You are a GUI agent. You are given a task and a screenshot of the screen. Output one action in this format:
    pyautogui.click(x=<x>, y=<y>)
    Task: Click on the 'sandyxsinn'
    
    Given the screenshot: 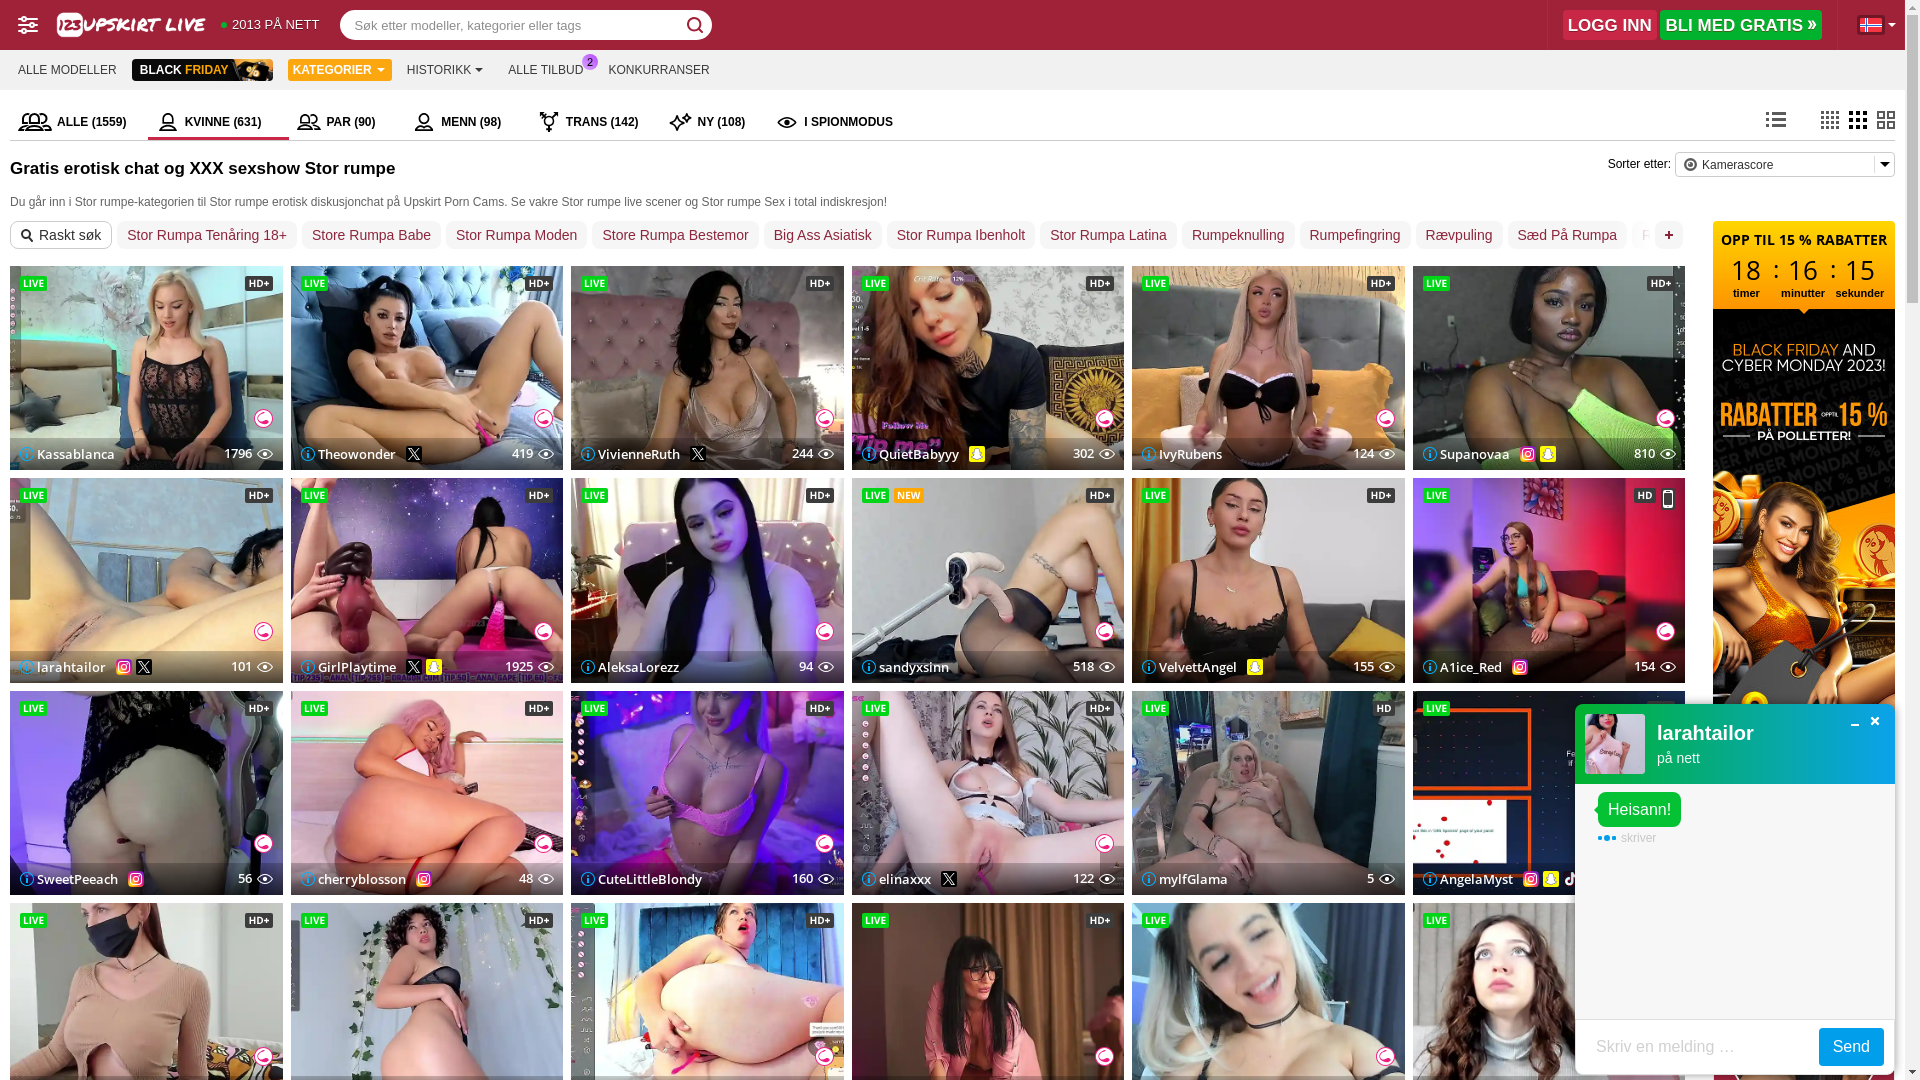 What is the action you would take?
    pyautogui.click(x=904, y=667)
    